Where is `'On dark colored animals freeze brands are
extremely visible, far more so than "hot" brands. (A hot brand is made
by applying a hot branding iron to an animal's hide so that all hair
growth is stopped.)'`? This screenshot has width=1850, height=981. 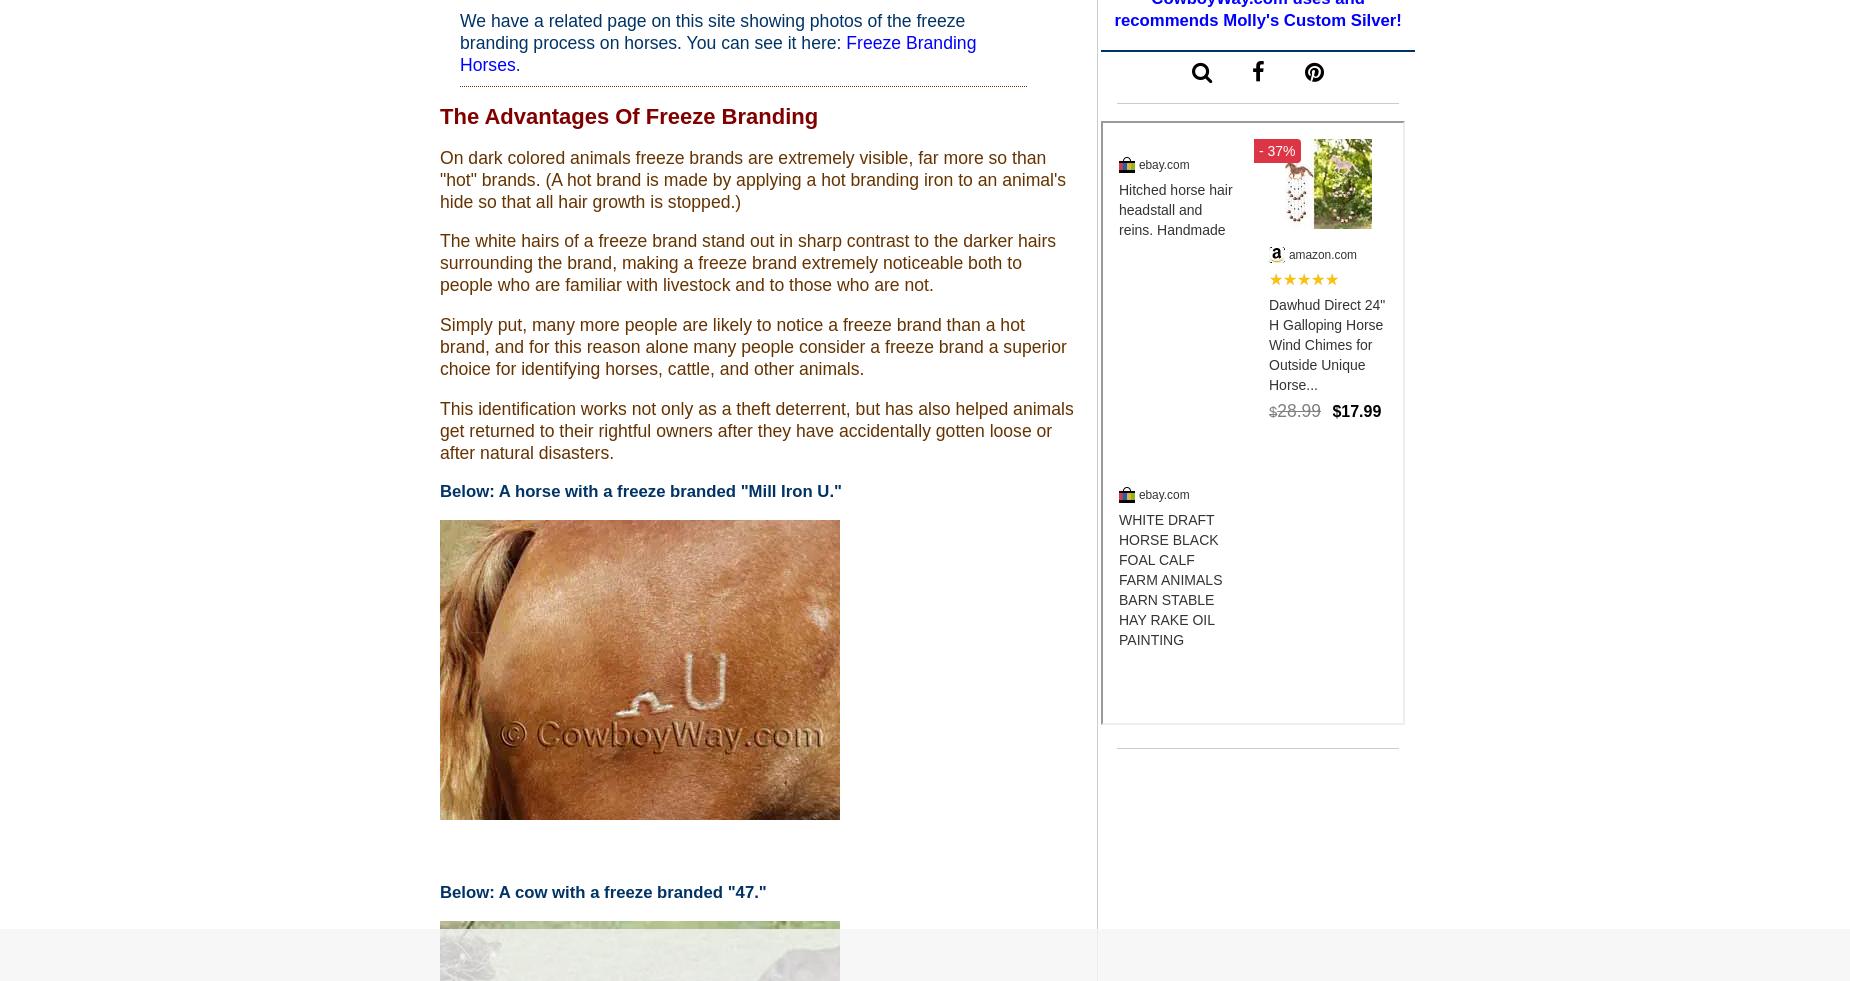
'On dark colored animals freeze brands are
extremely visible, far more so than "hot" brands. (A hot brand is made
by applying a hot branding iron to an animal's hide so that all hair
growth is stopped.)' is located at coordinates (752, 178).